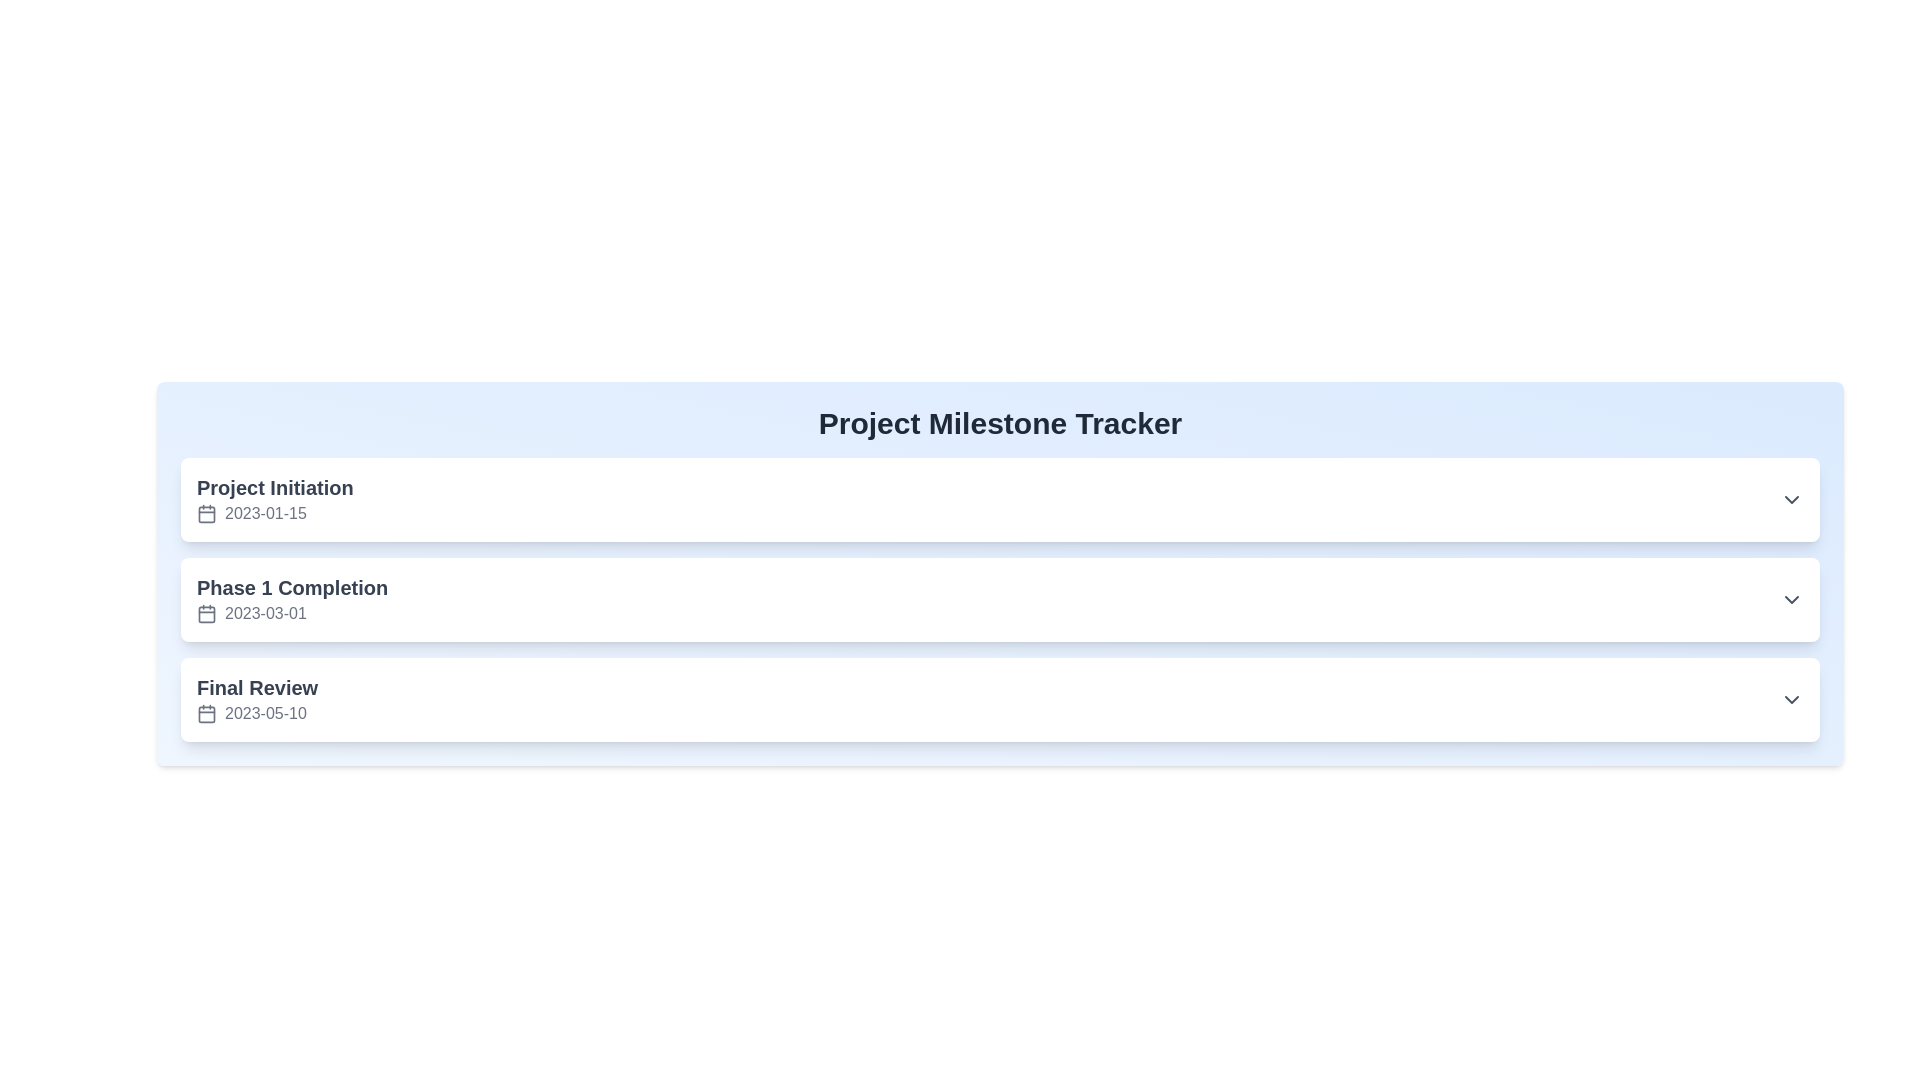 The height and width of the screenshot is (1080, 1920). What do you see at coordinates (291, 586) in the screenshot?
I see `the text label 'Phase 1 Completion' which is styled with a bold font weight and dark gray color, indicating a significant milestone in the interface` at bounding box center [291, 586].